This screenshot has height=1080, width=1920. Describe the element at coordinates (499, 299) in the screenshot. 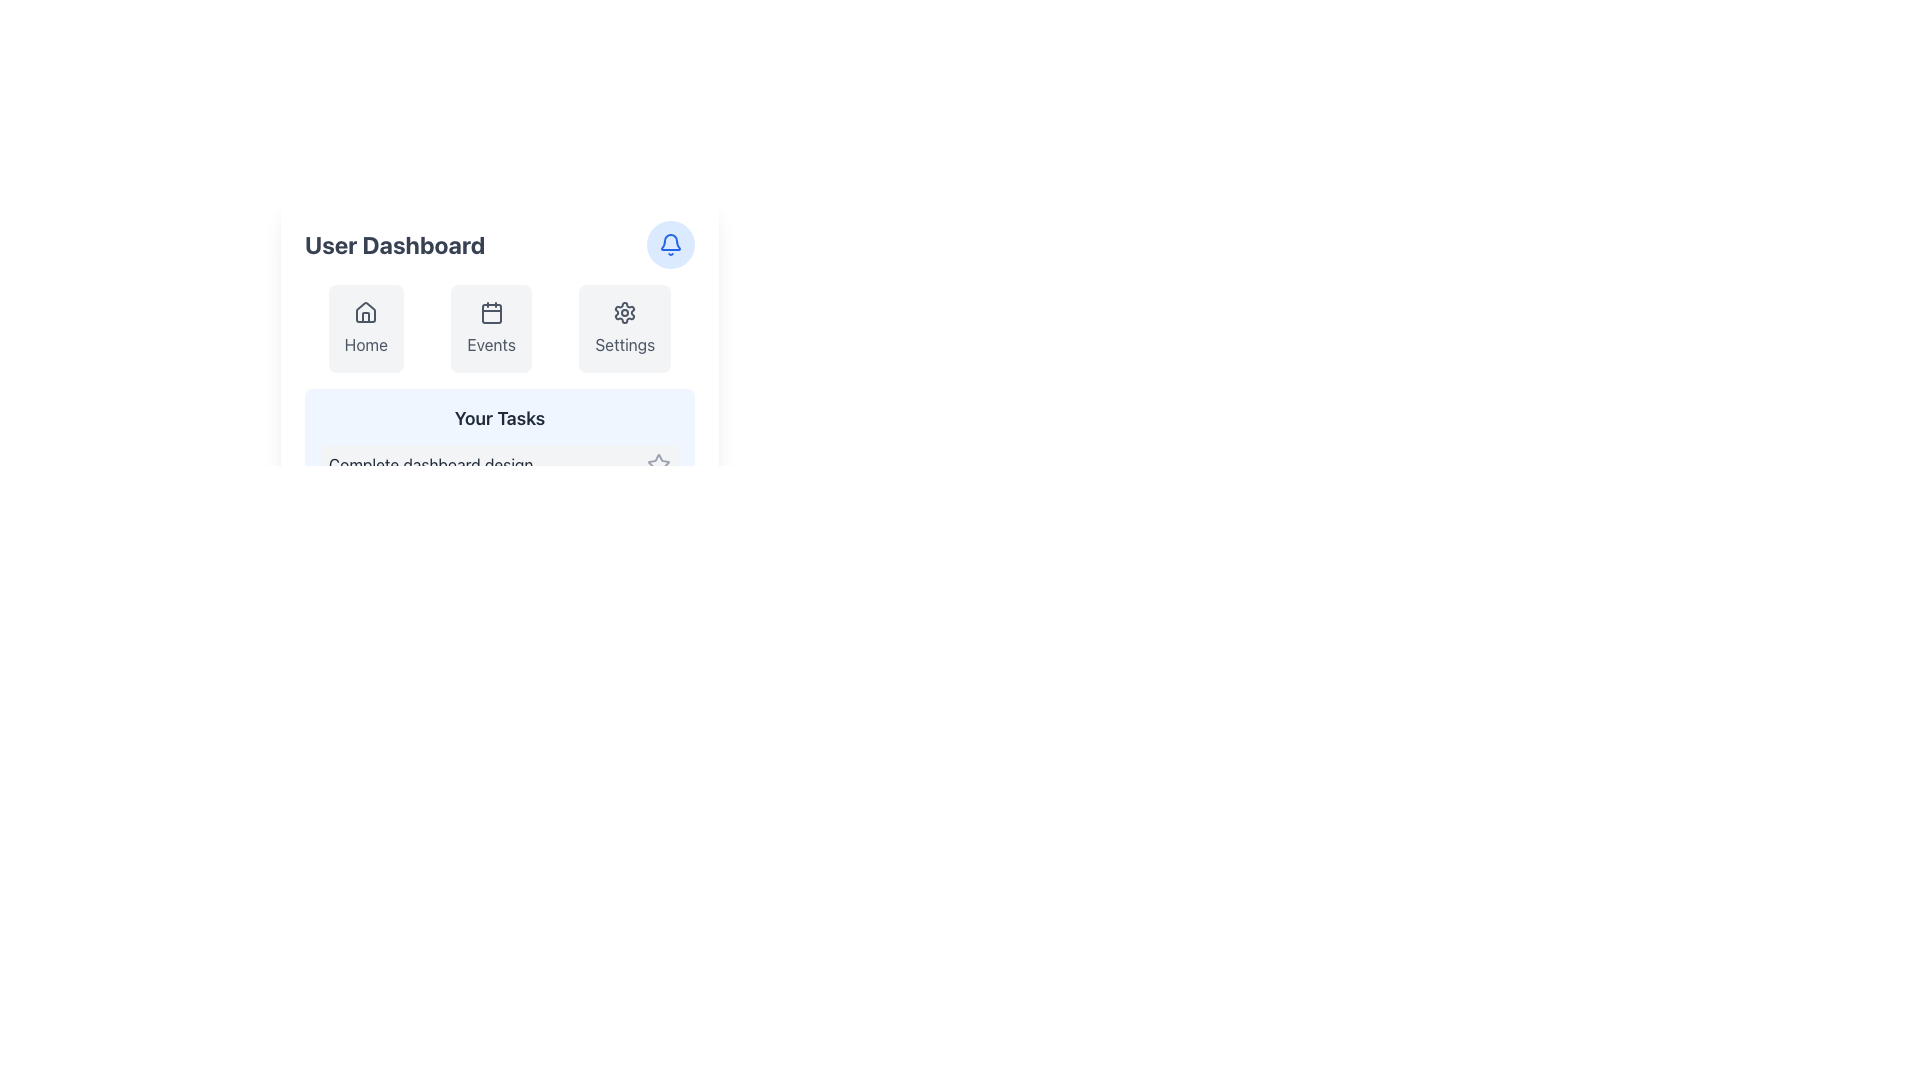

I see `the Navigation Button with a calendar icon and 'Events' text` at that location.